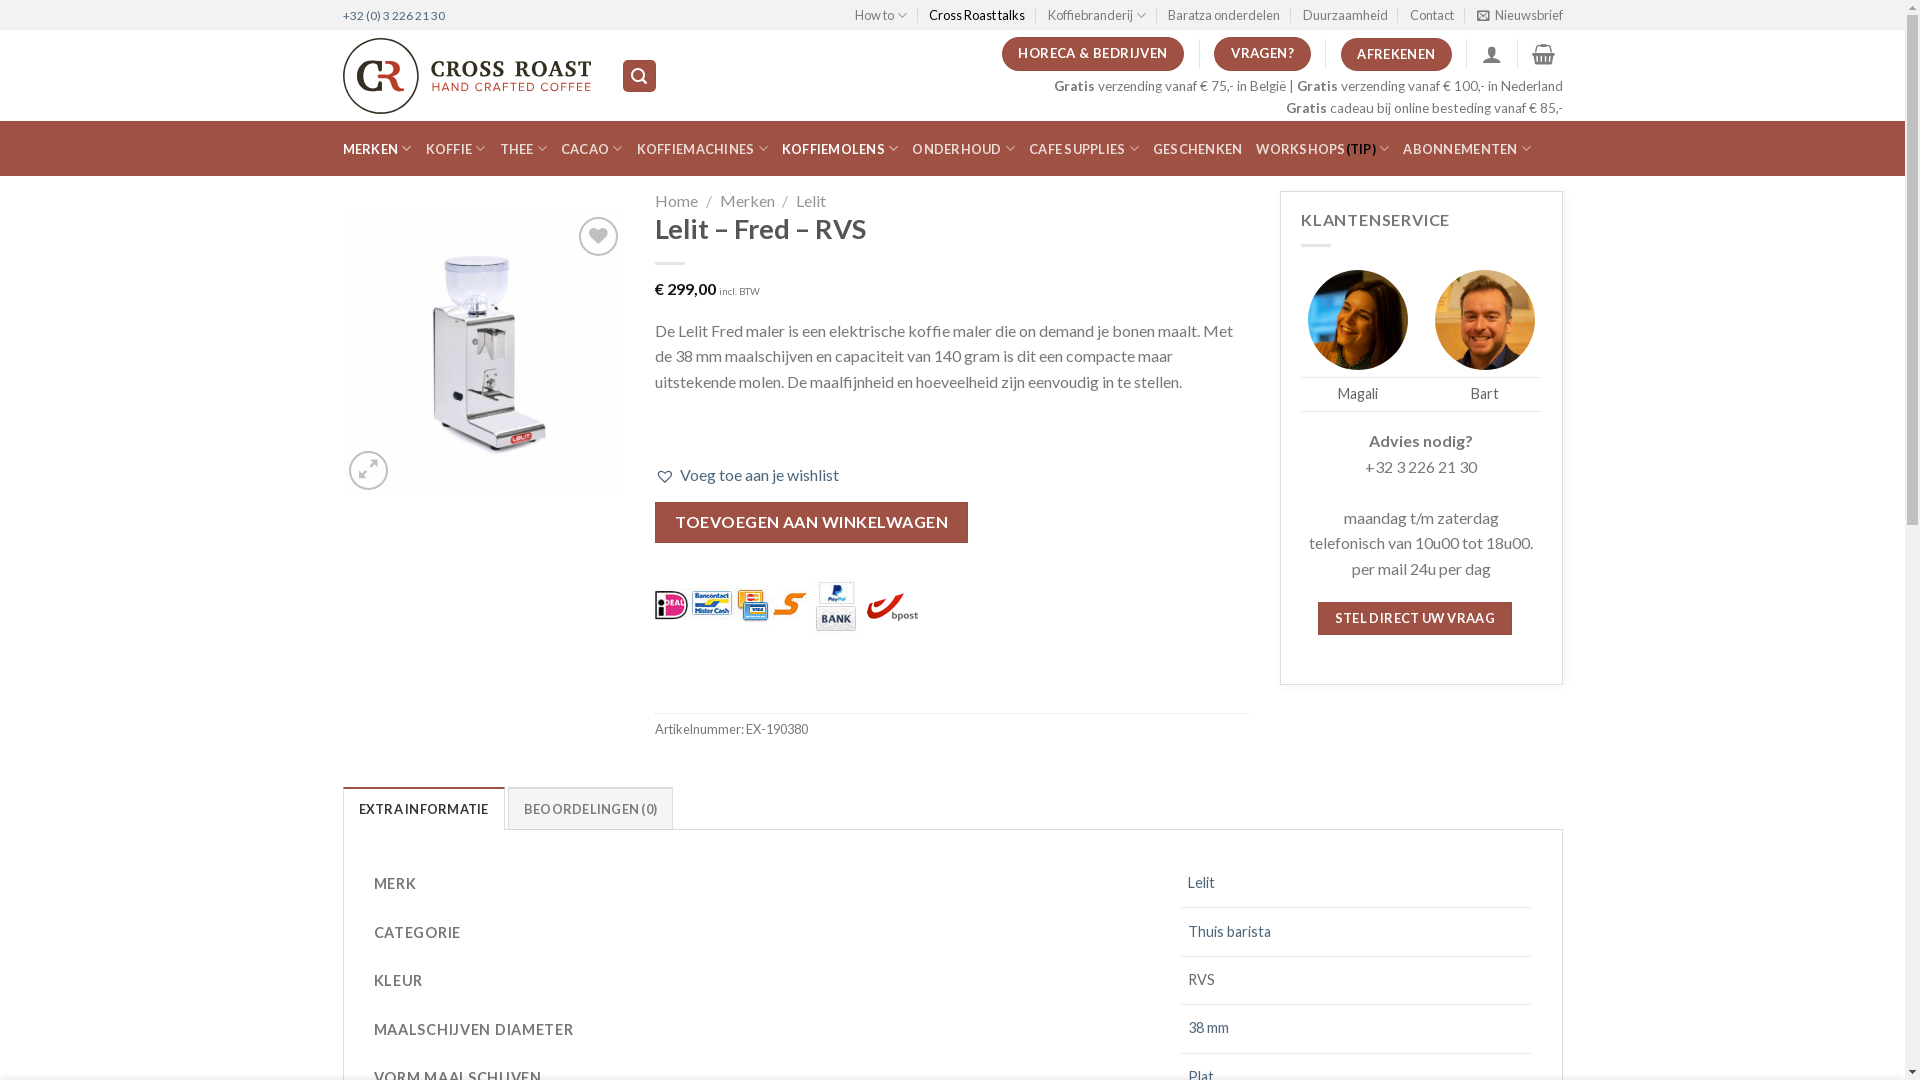  I want to click on 'BEOORDELINGEN (0)', so click(589, 806).